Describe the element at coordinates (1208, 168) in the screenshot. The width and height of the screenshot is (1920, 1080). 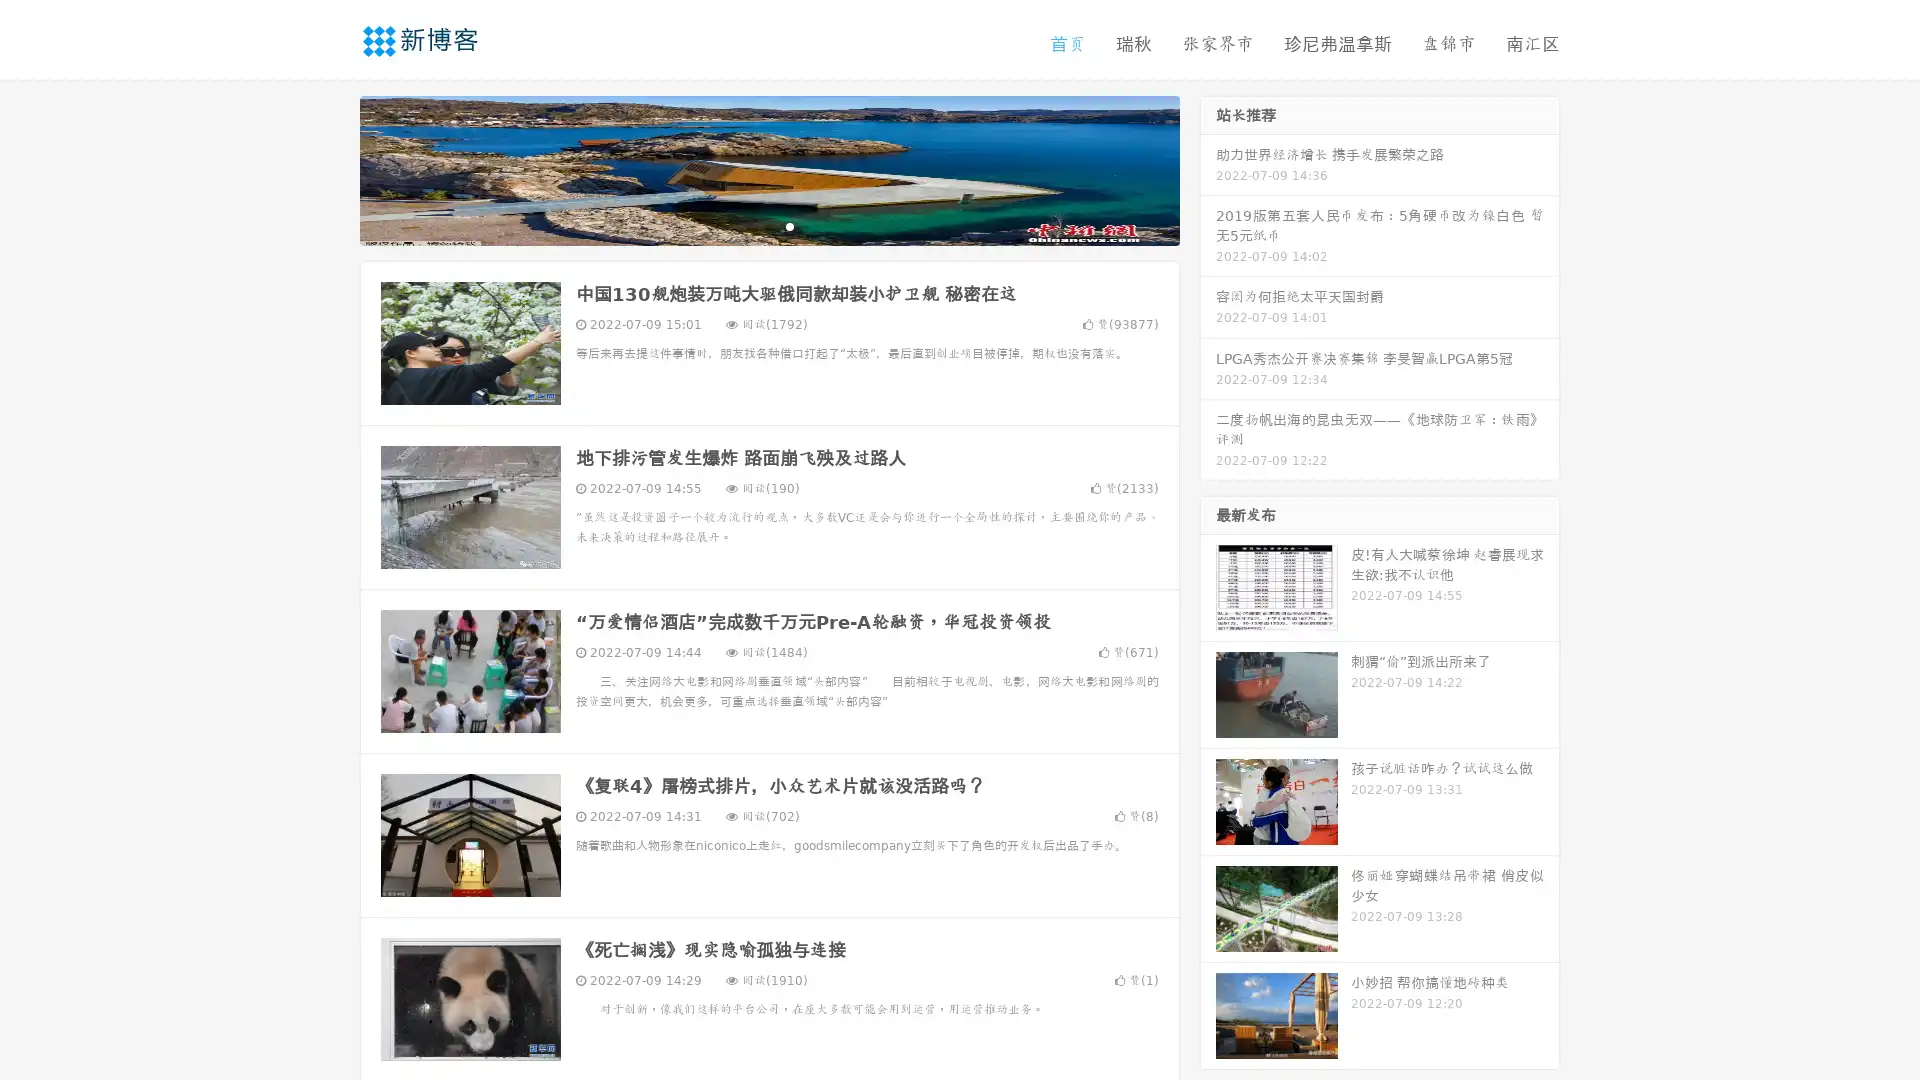
I see `Next slide` at that location.